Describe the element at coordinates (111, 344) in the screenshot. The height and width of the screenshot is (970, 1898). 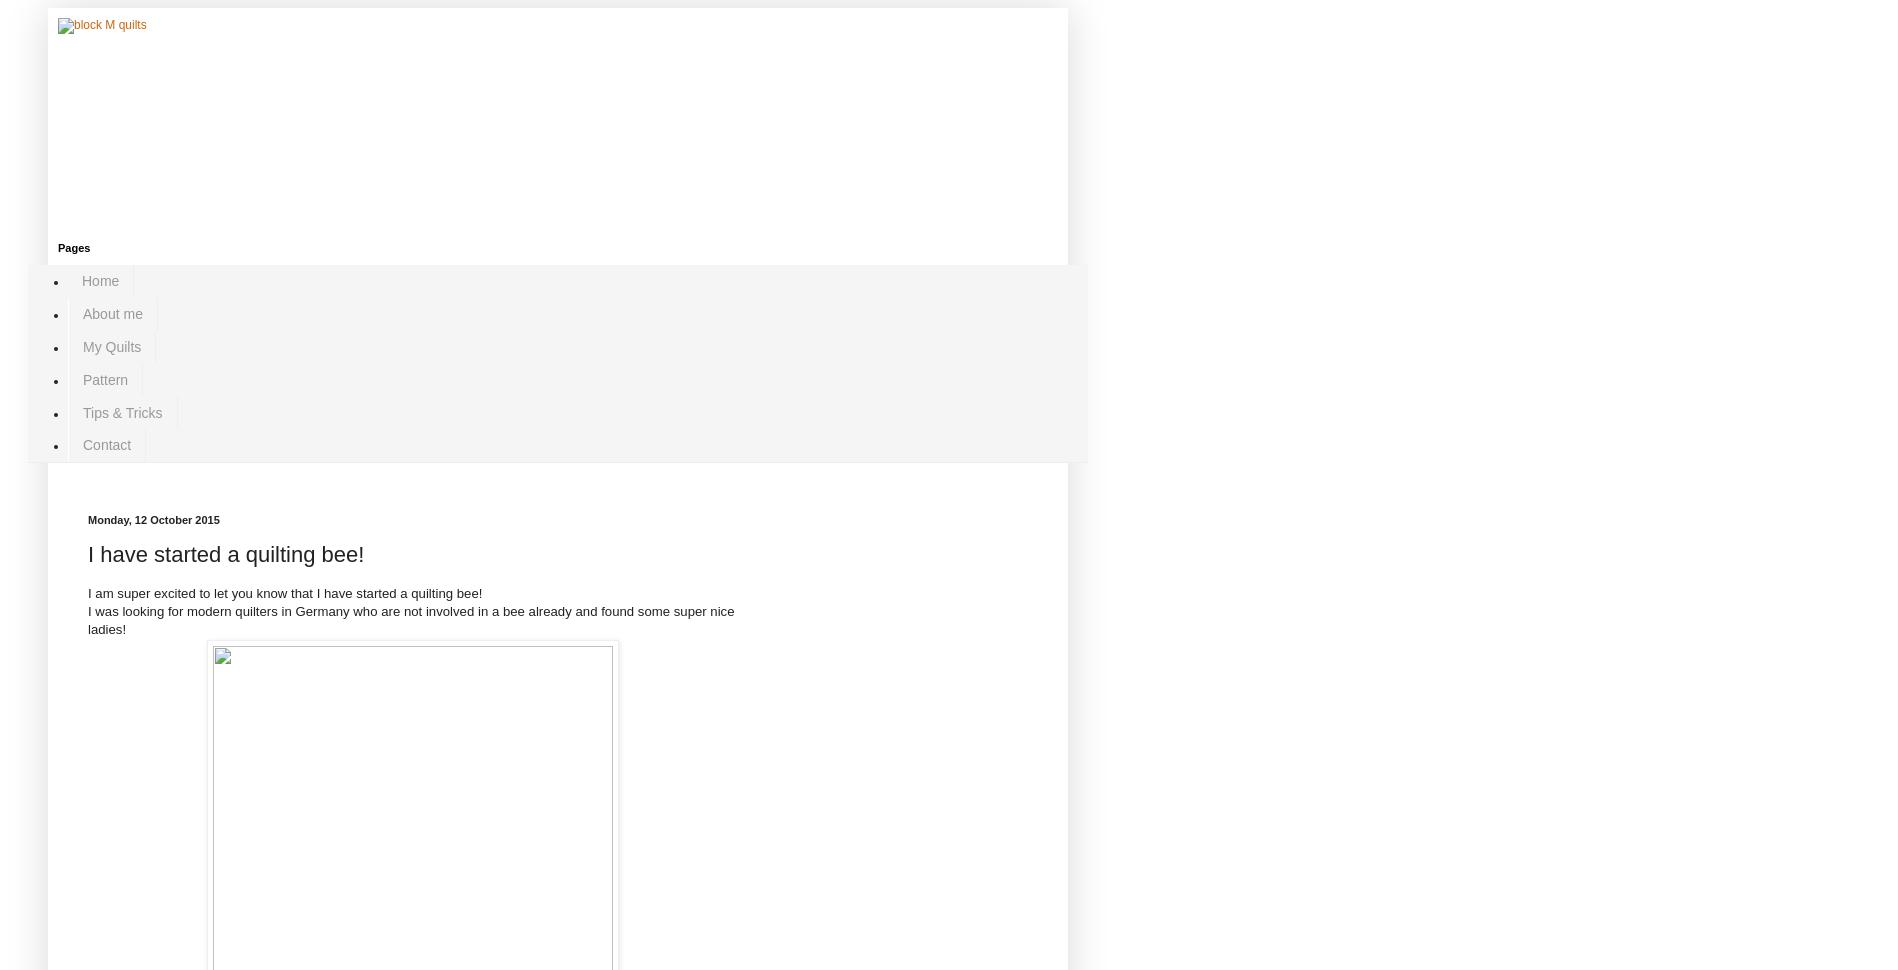
I see `'My Quilts'` at that location.